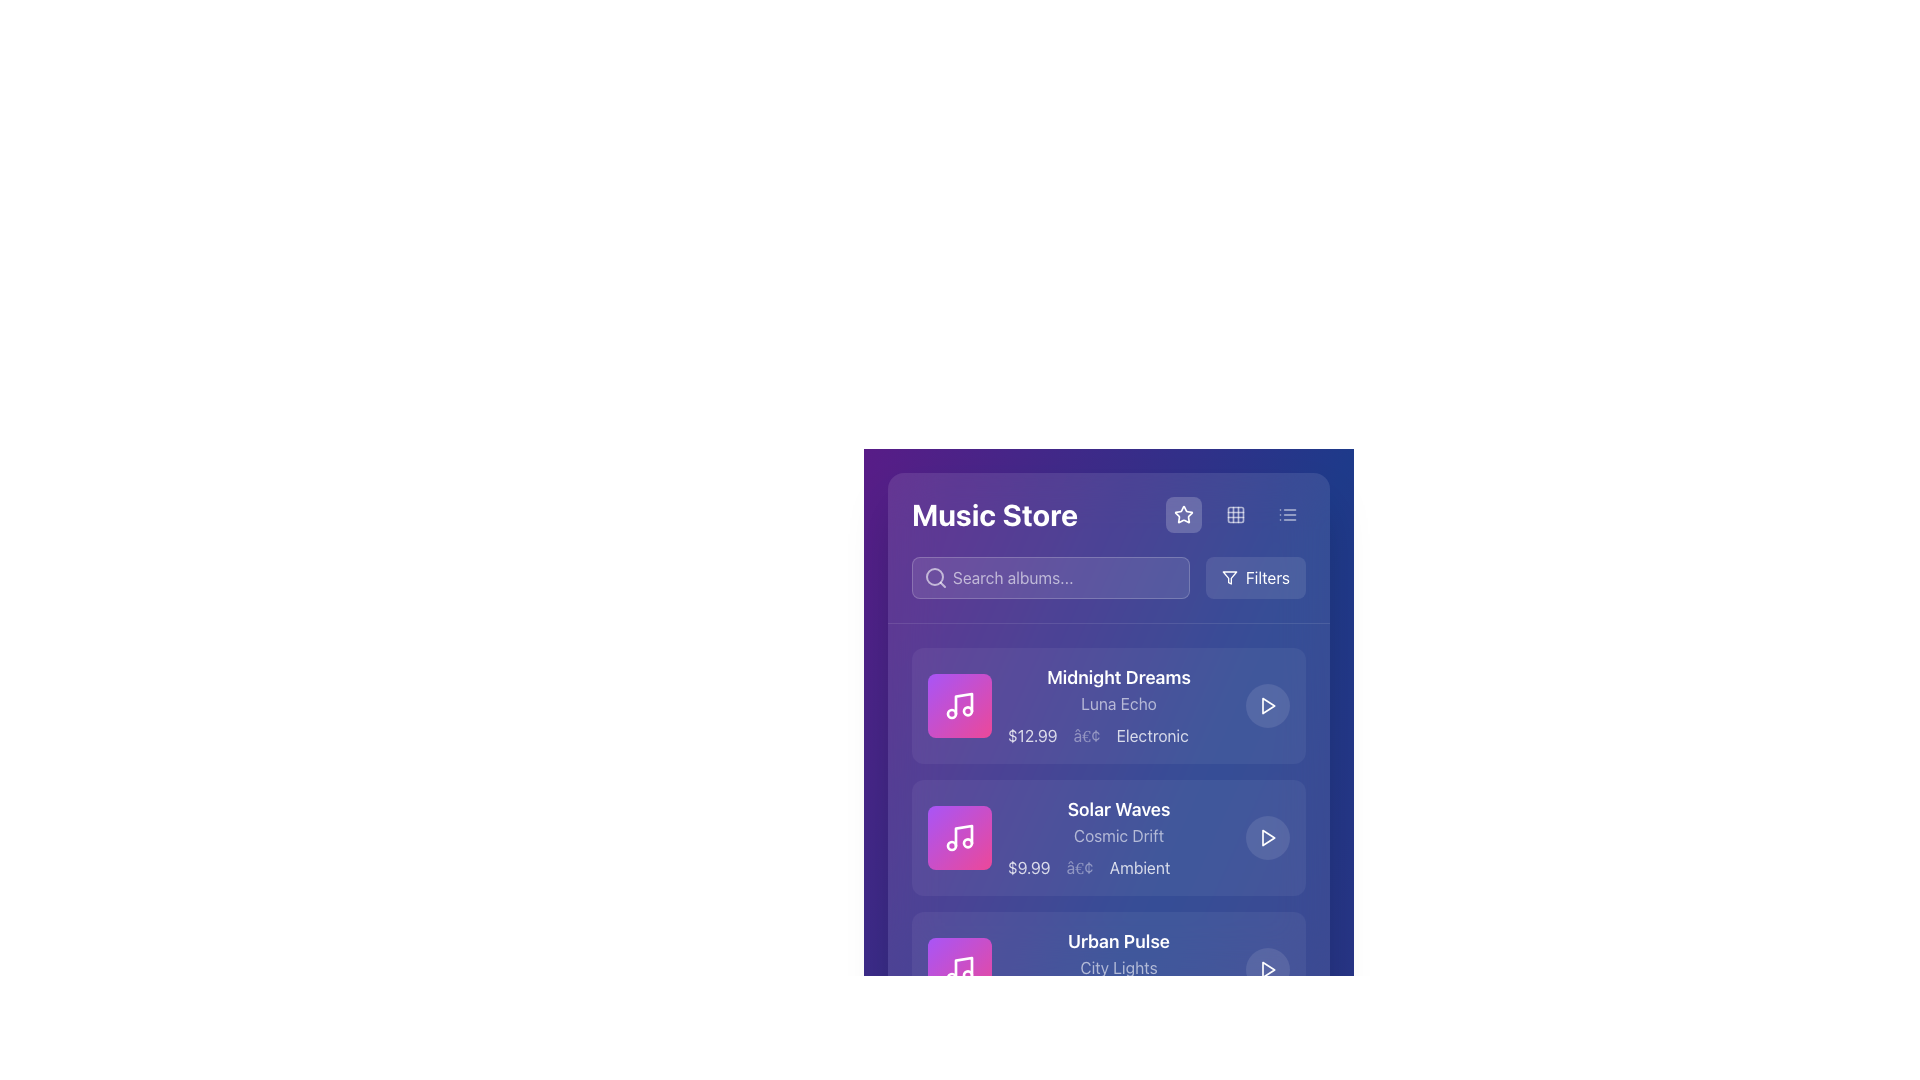 The image size is (1920, 1080). Describe the element at coordinates (1117, 941) in the screenshot. I see `the 'Urban Pulse' text label, which is styled in bold, large white font on a blue background` at that location.